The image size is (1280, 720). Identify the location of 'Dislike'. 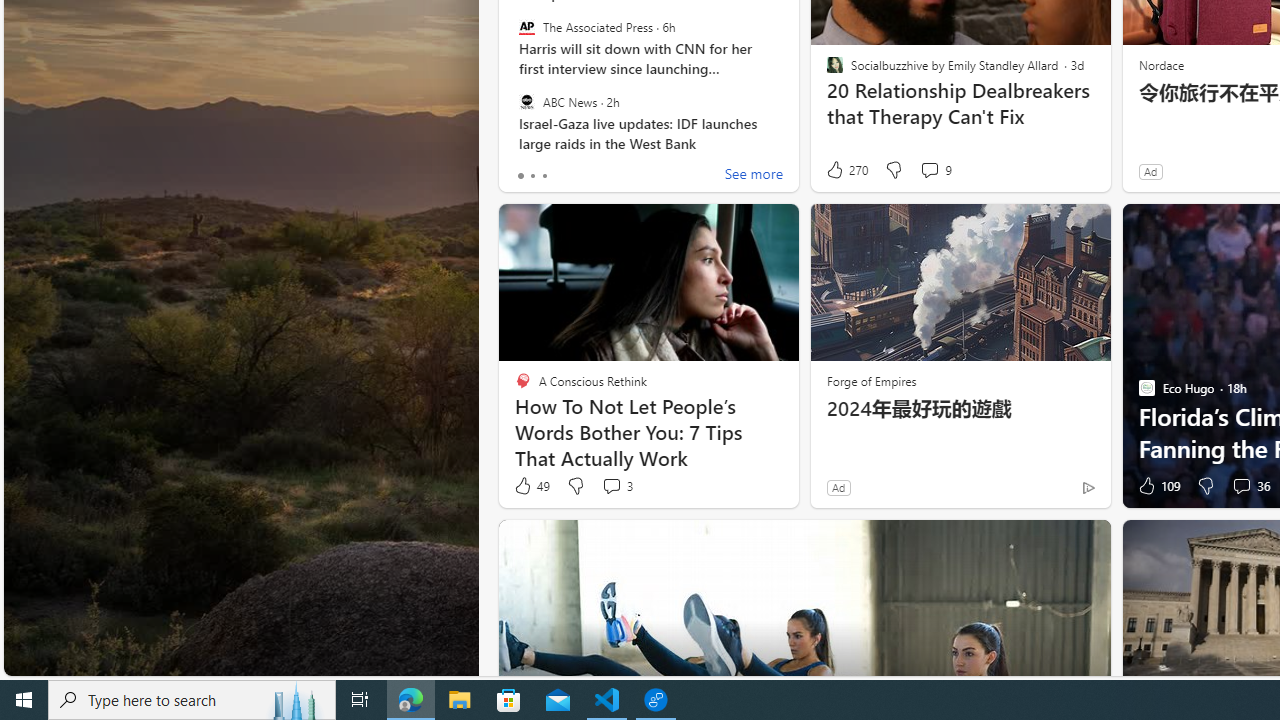
(1204, 486).